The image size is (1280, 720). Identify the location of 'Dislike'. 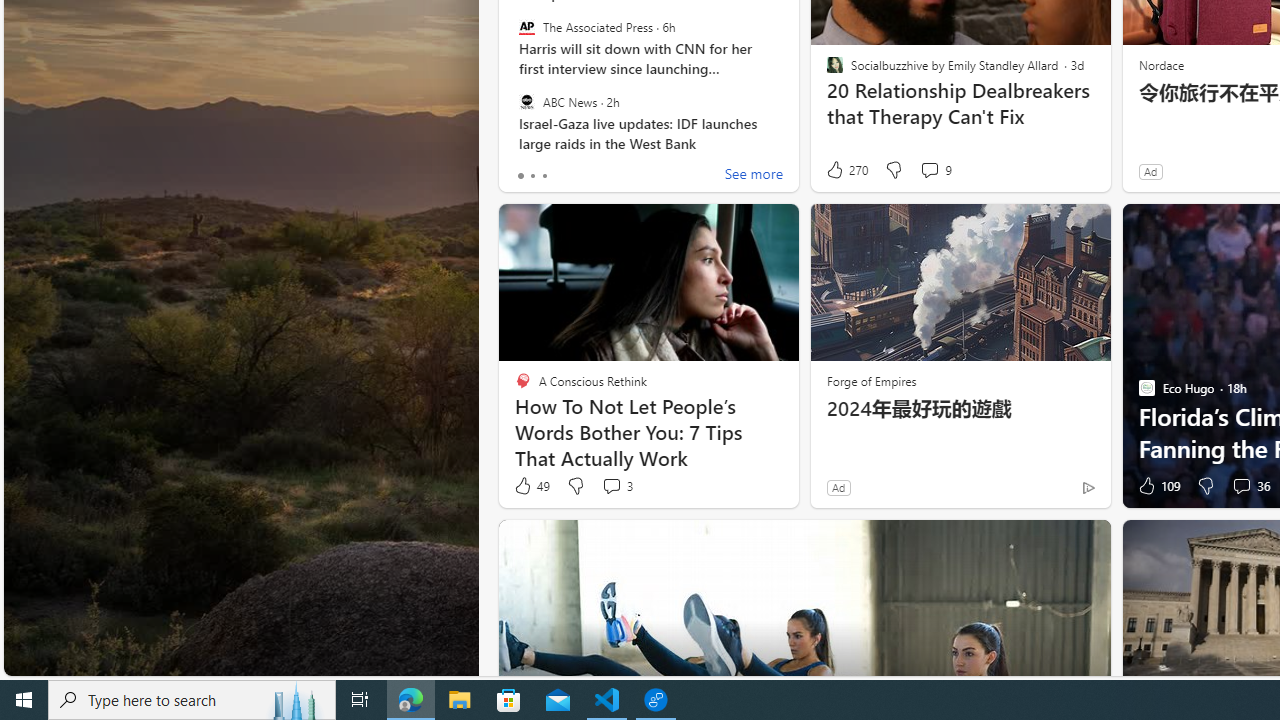
(1204, 486).